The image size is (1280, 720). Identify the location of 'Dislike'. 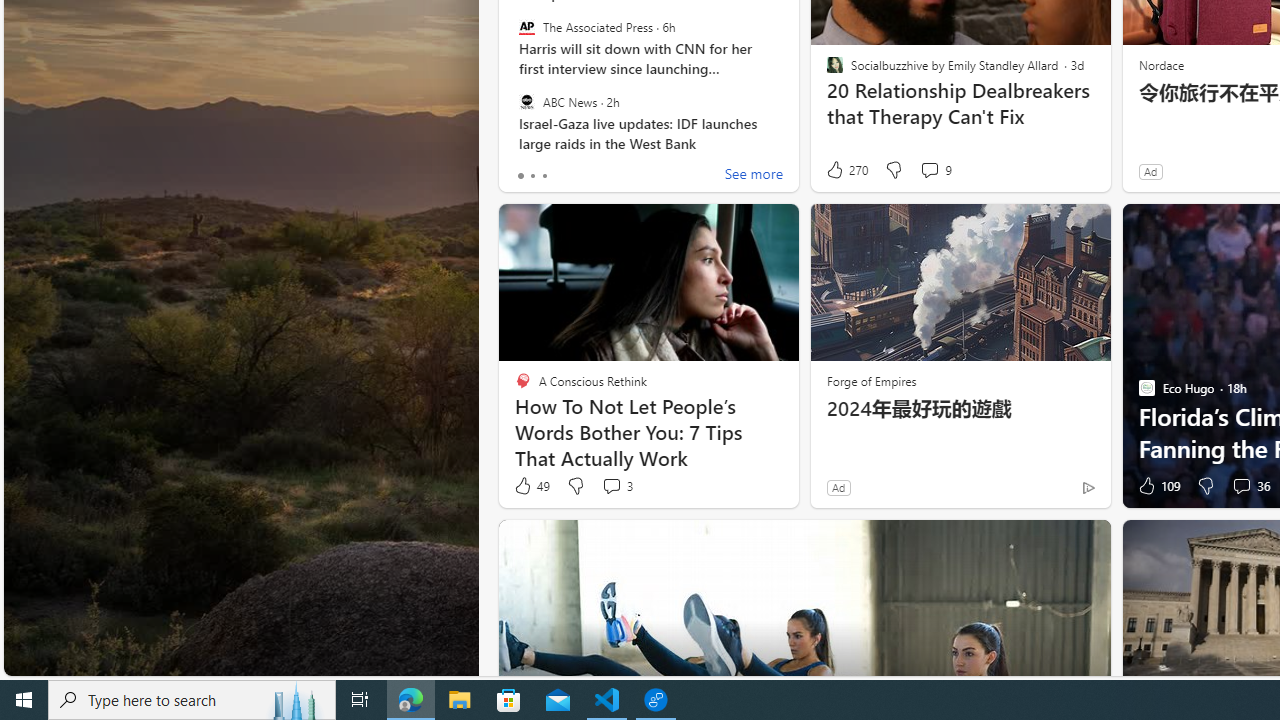
(1204, 486).